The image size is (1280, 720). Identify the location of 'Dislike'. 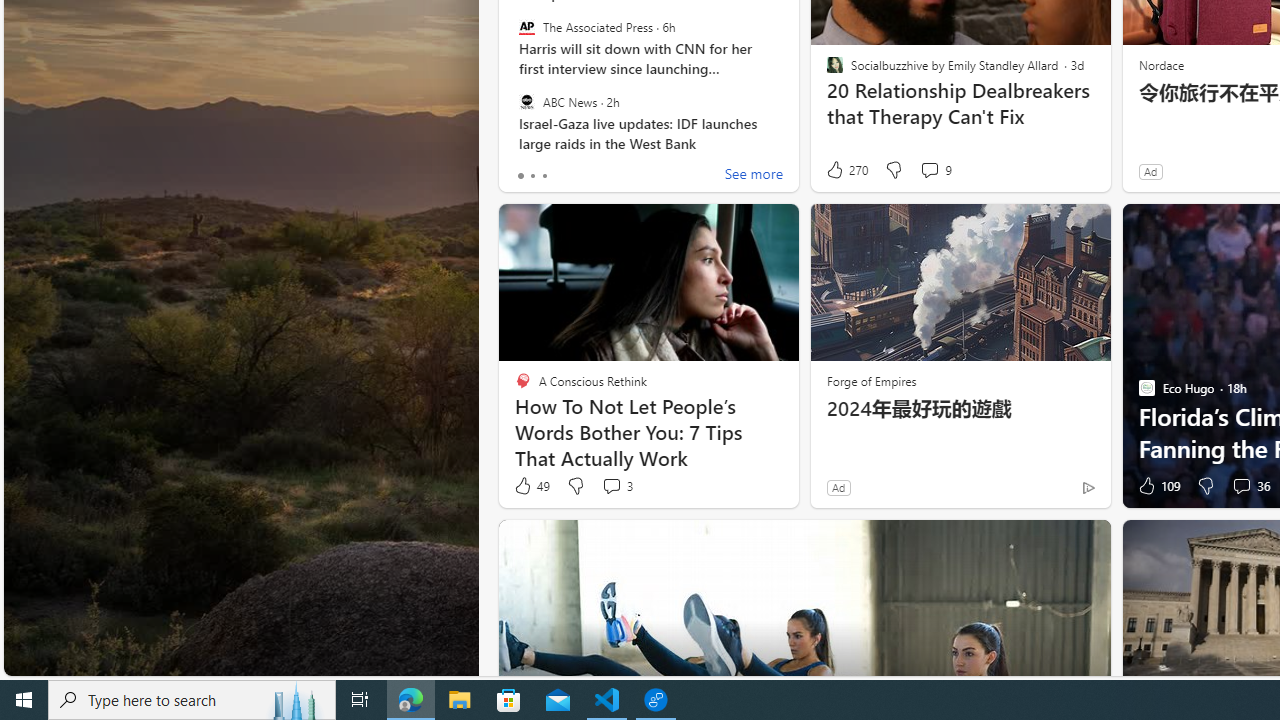
(1204, 486).